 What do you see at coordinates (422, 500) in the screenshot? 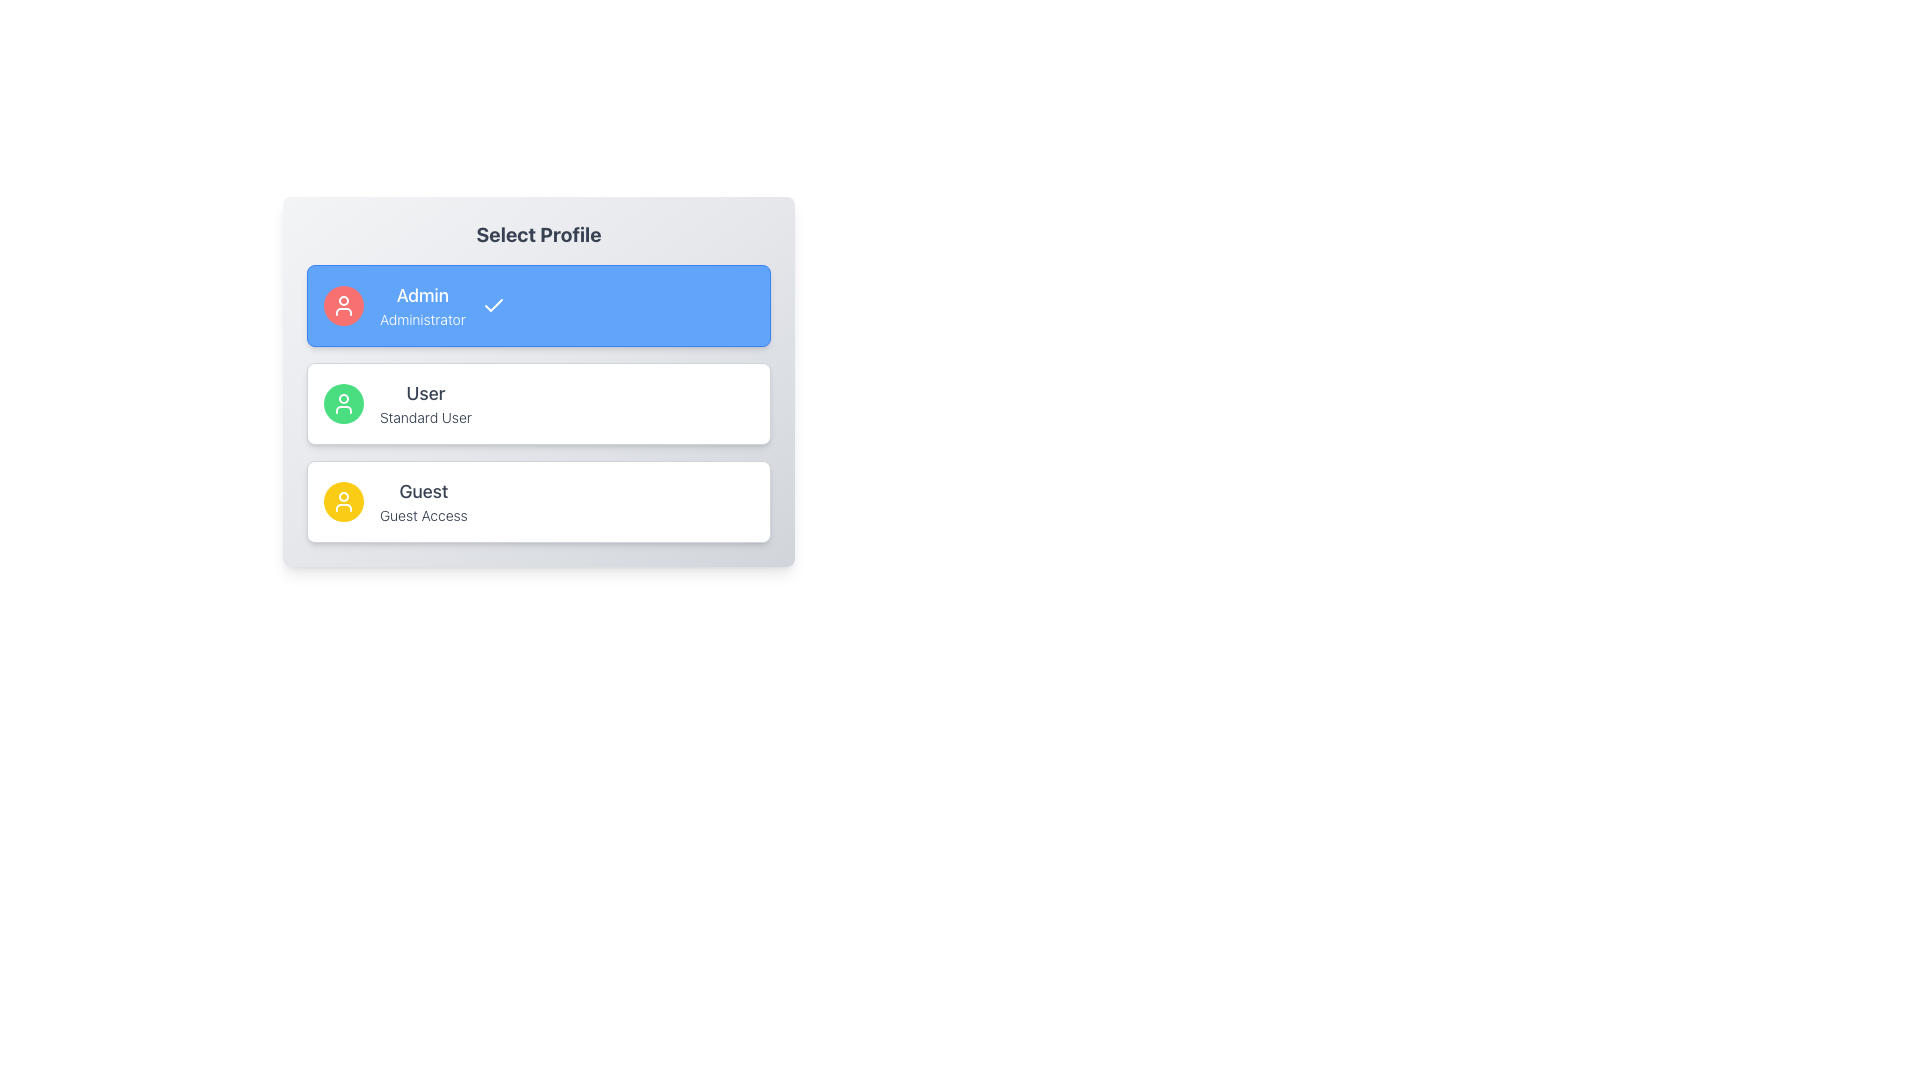
I see `the 'Guest' profile selection item, which is the third option in a vertical list of user profiles, represented by a bordered, white rounded rectangle with a yellow circular icon containing a user avatar` at bounding box center [422, 500].